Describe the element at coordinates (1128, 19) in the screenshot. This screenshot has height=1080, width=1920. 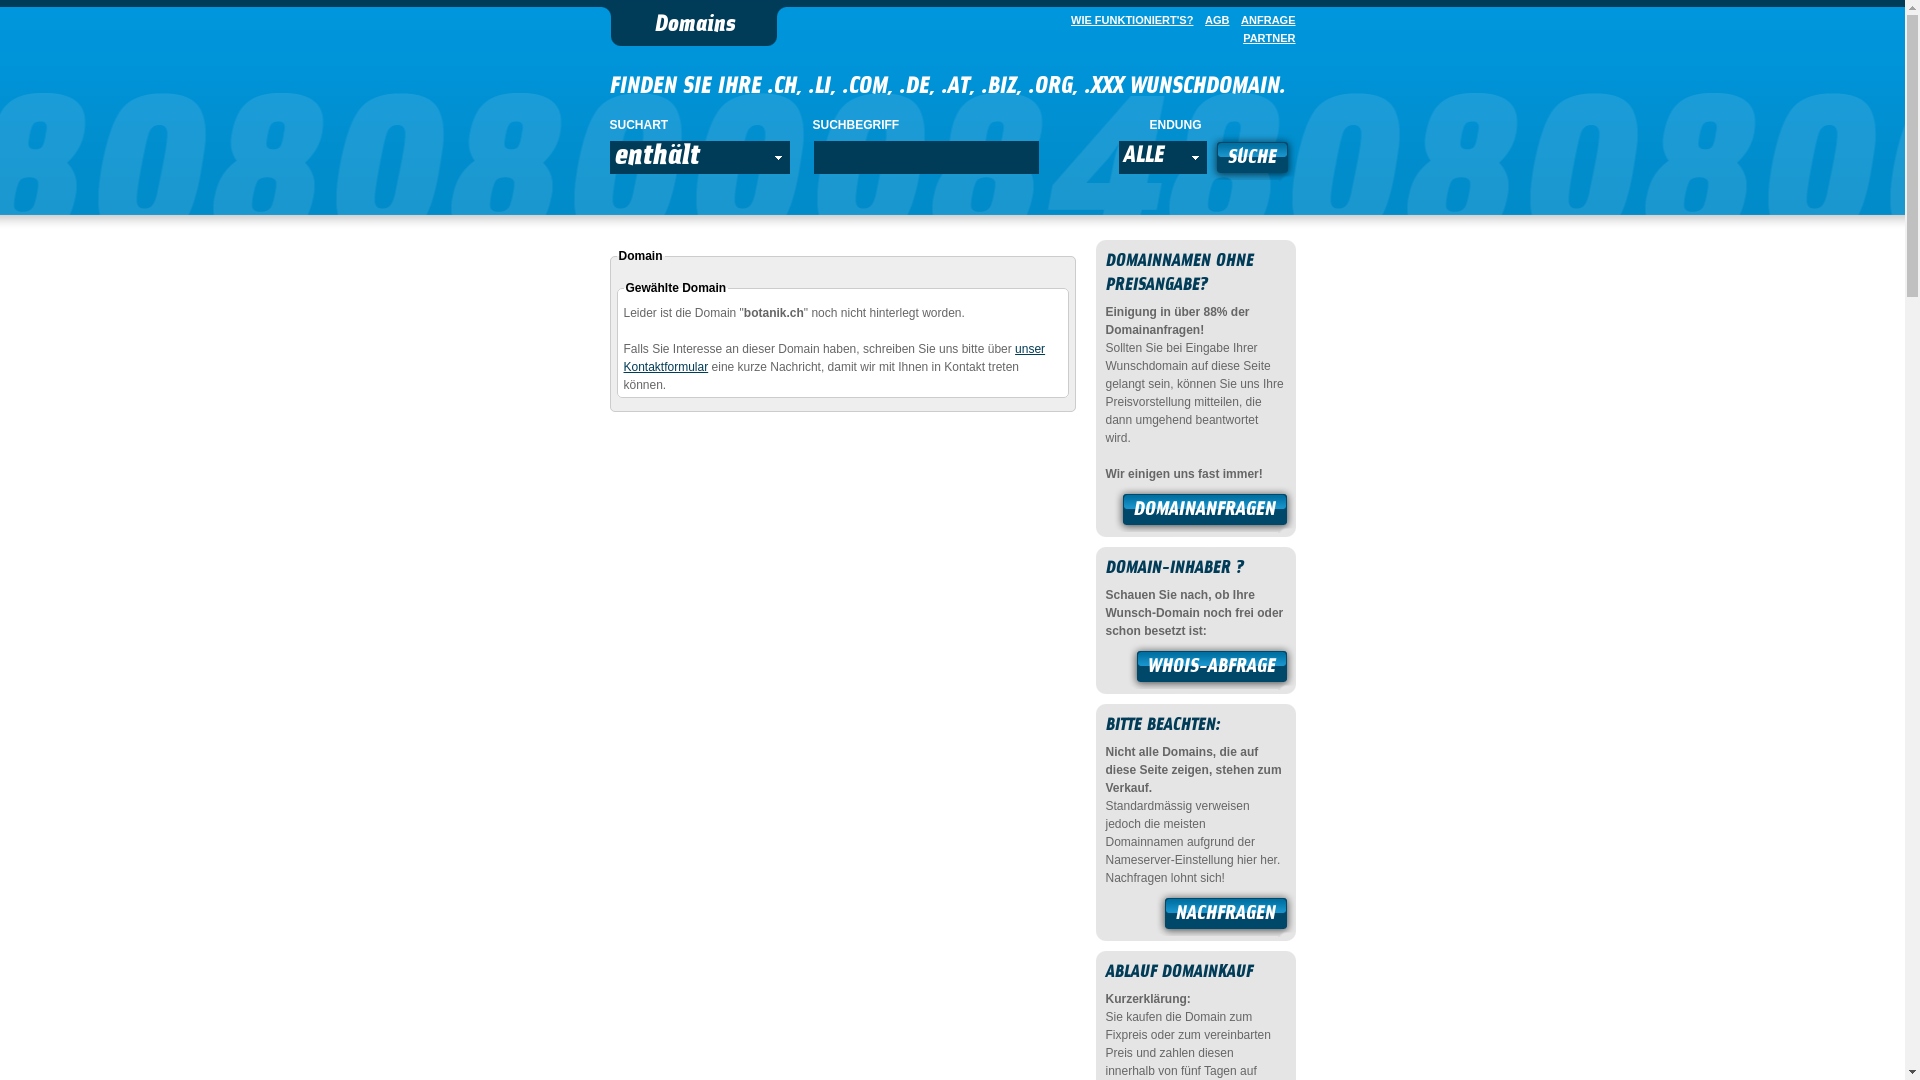
I see `'WIE FUNKTIONIERT'S?'` at that location.